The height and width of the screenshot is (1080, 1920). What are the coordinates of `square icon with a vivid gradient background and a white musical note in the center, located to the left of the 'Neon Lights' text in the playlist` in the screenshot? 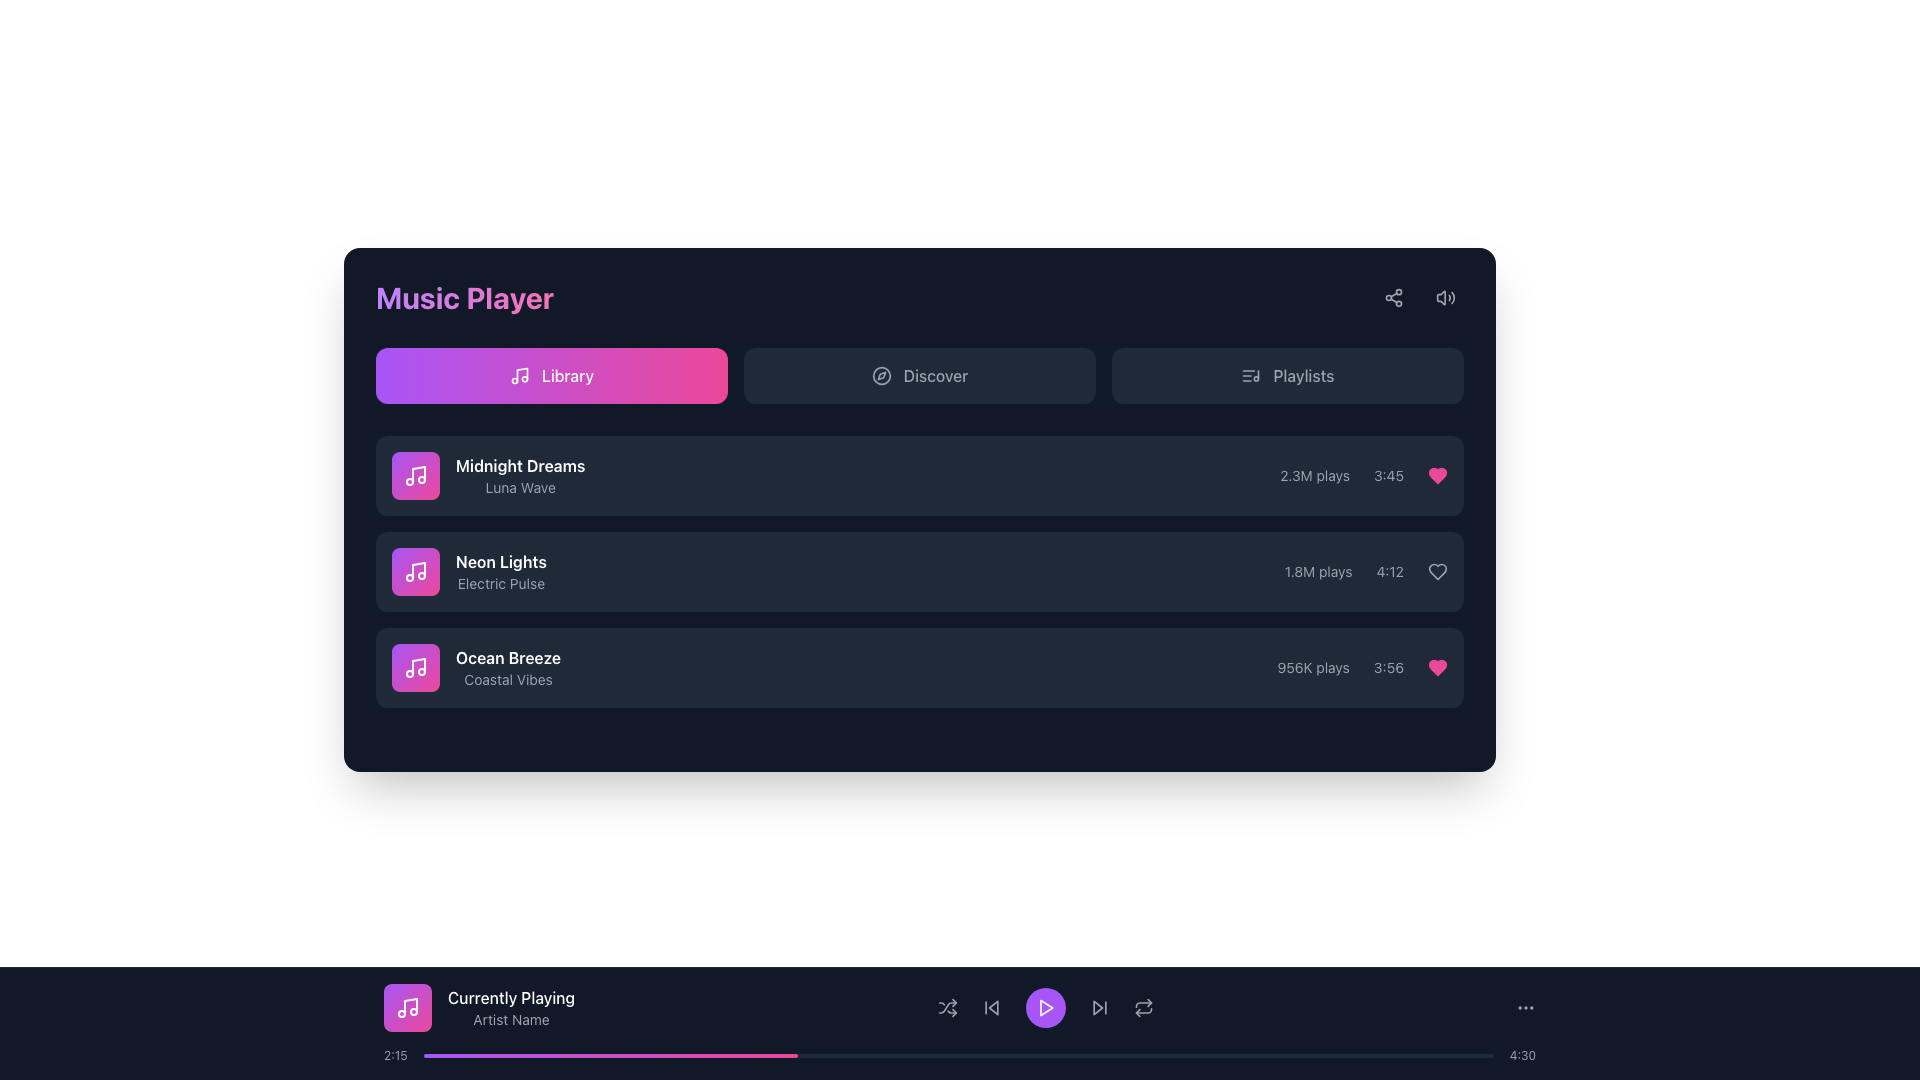 It's located at (415, 571).